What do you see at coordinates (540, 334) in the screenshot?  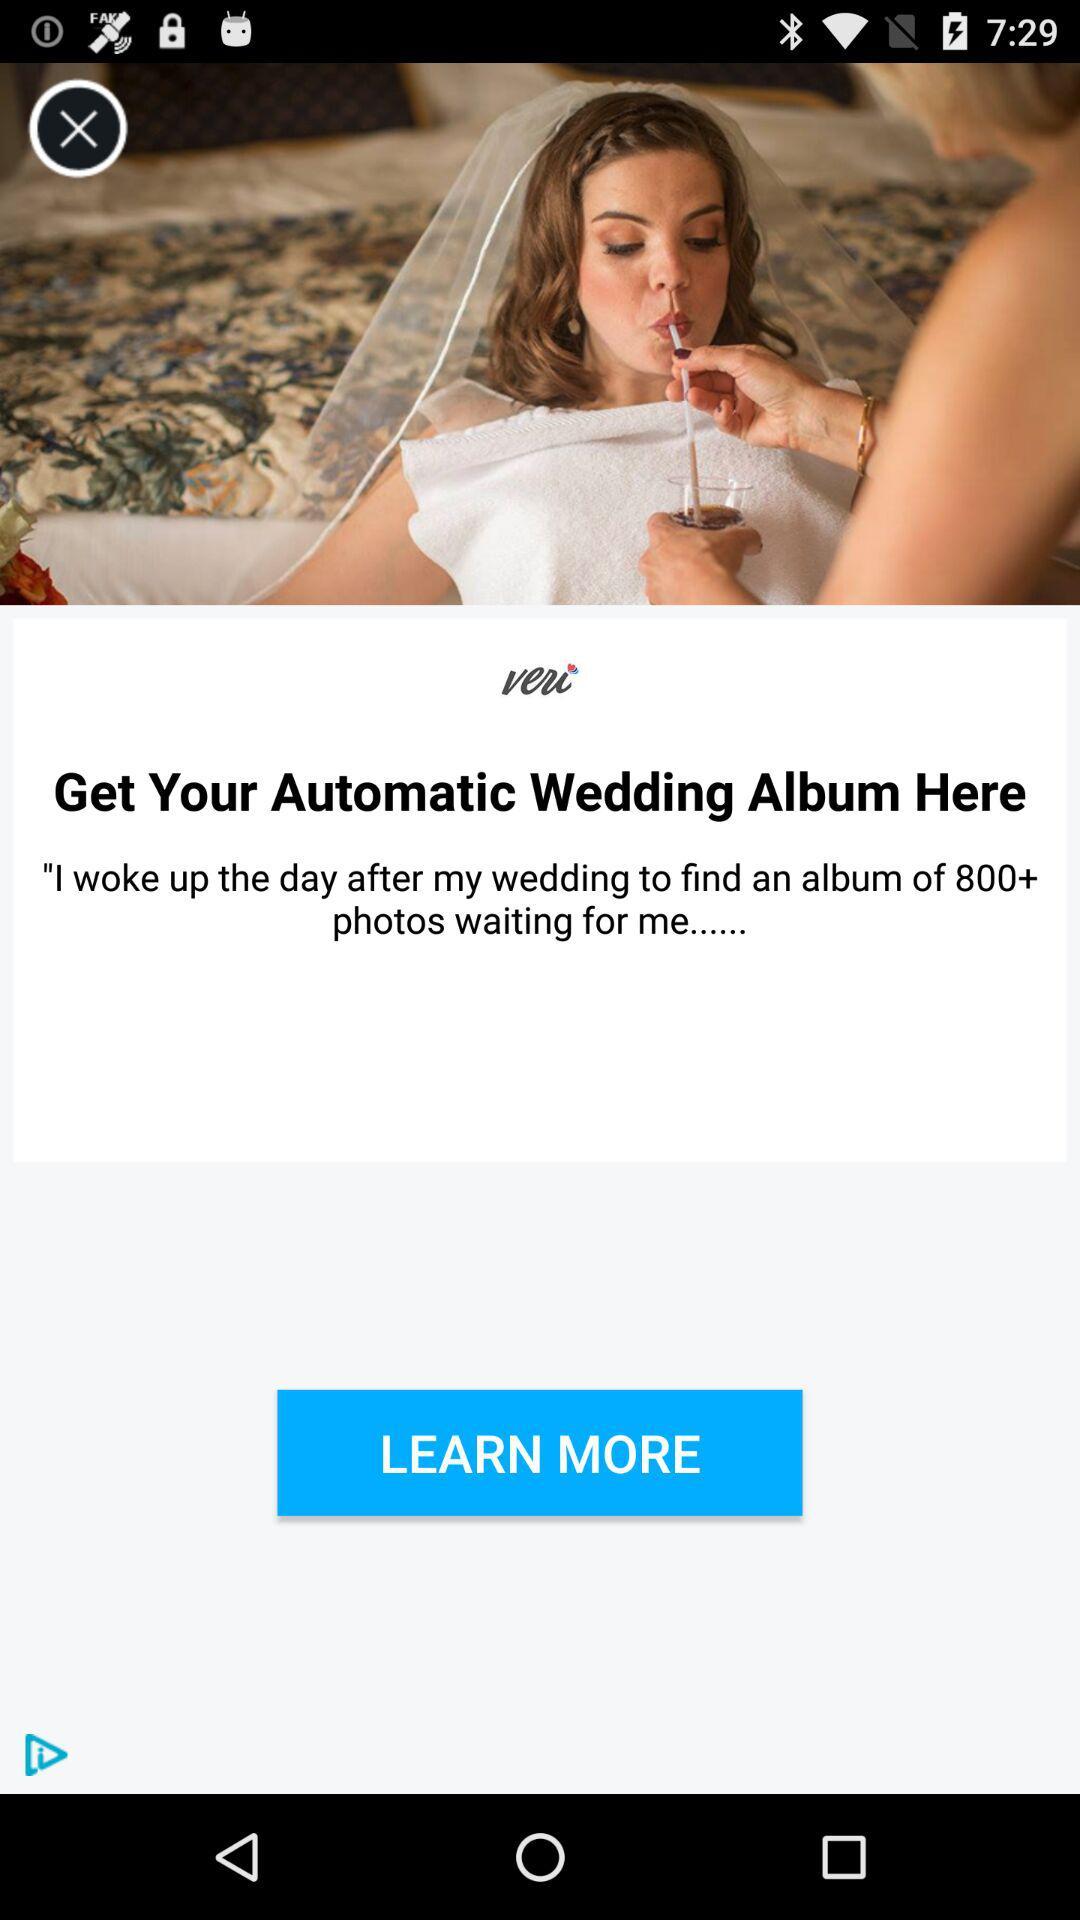 I see `click on the image` at bounding box center [540, 334].